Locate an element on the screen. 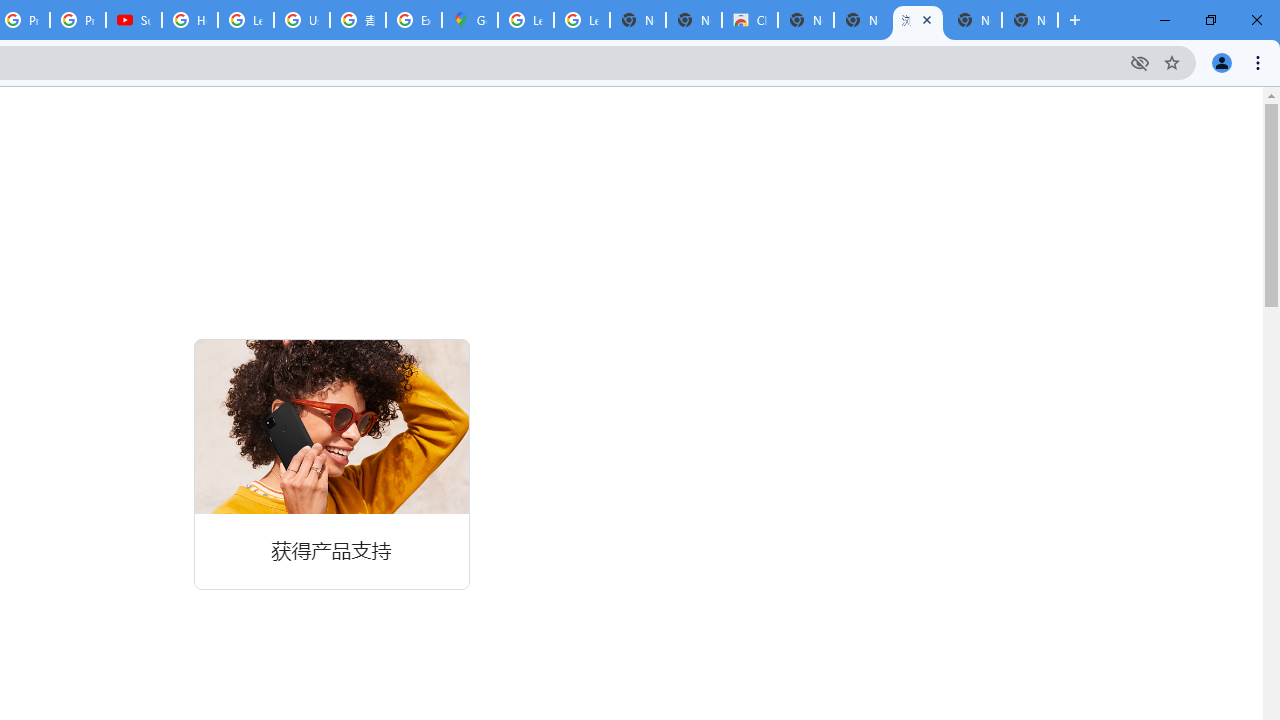 The image size is (1280, 720). 'Google Maps' is located at coordinates (468, 20).